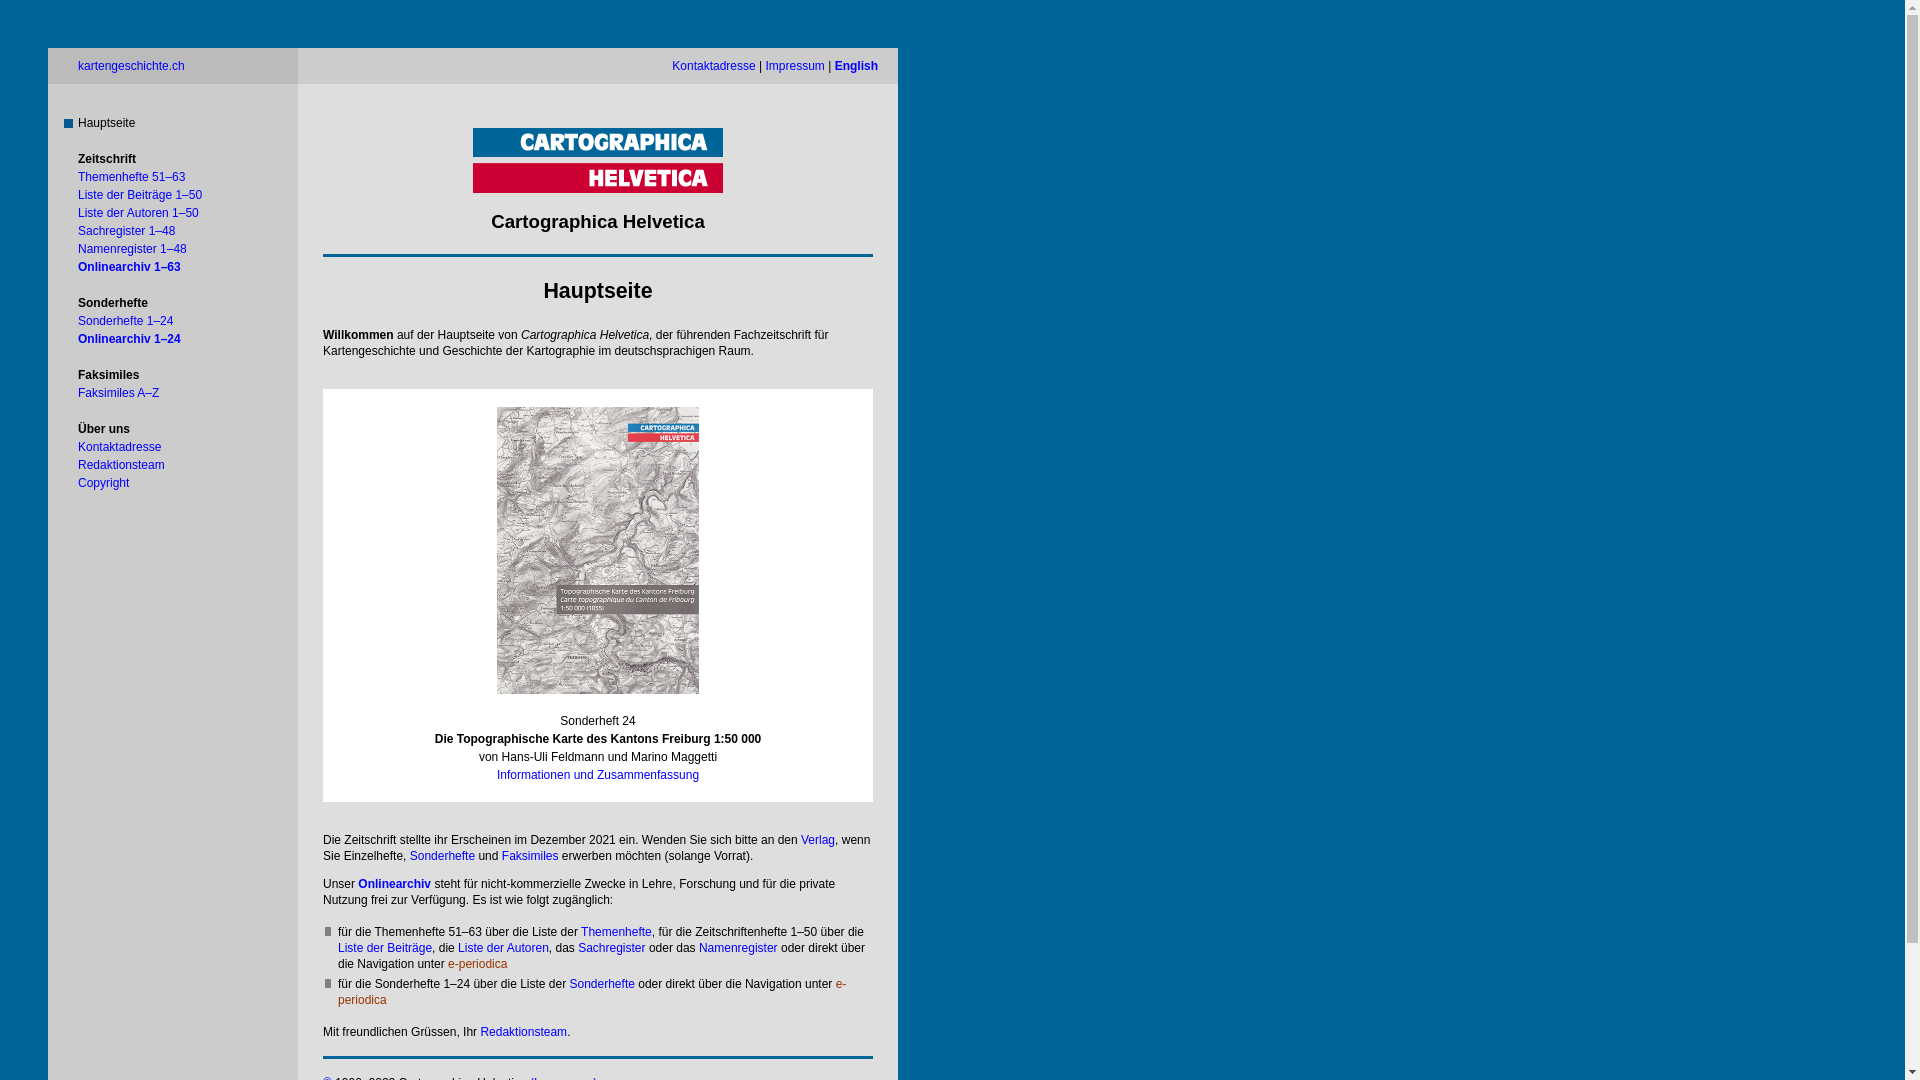 The height and width of the screenshot is (1080, 1920). I want to click on 'Sachregister', so click(610, 947).